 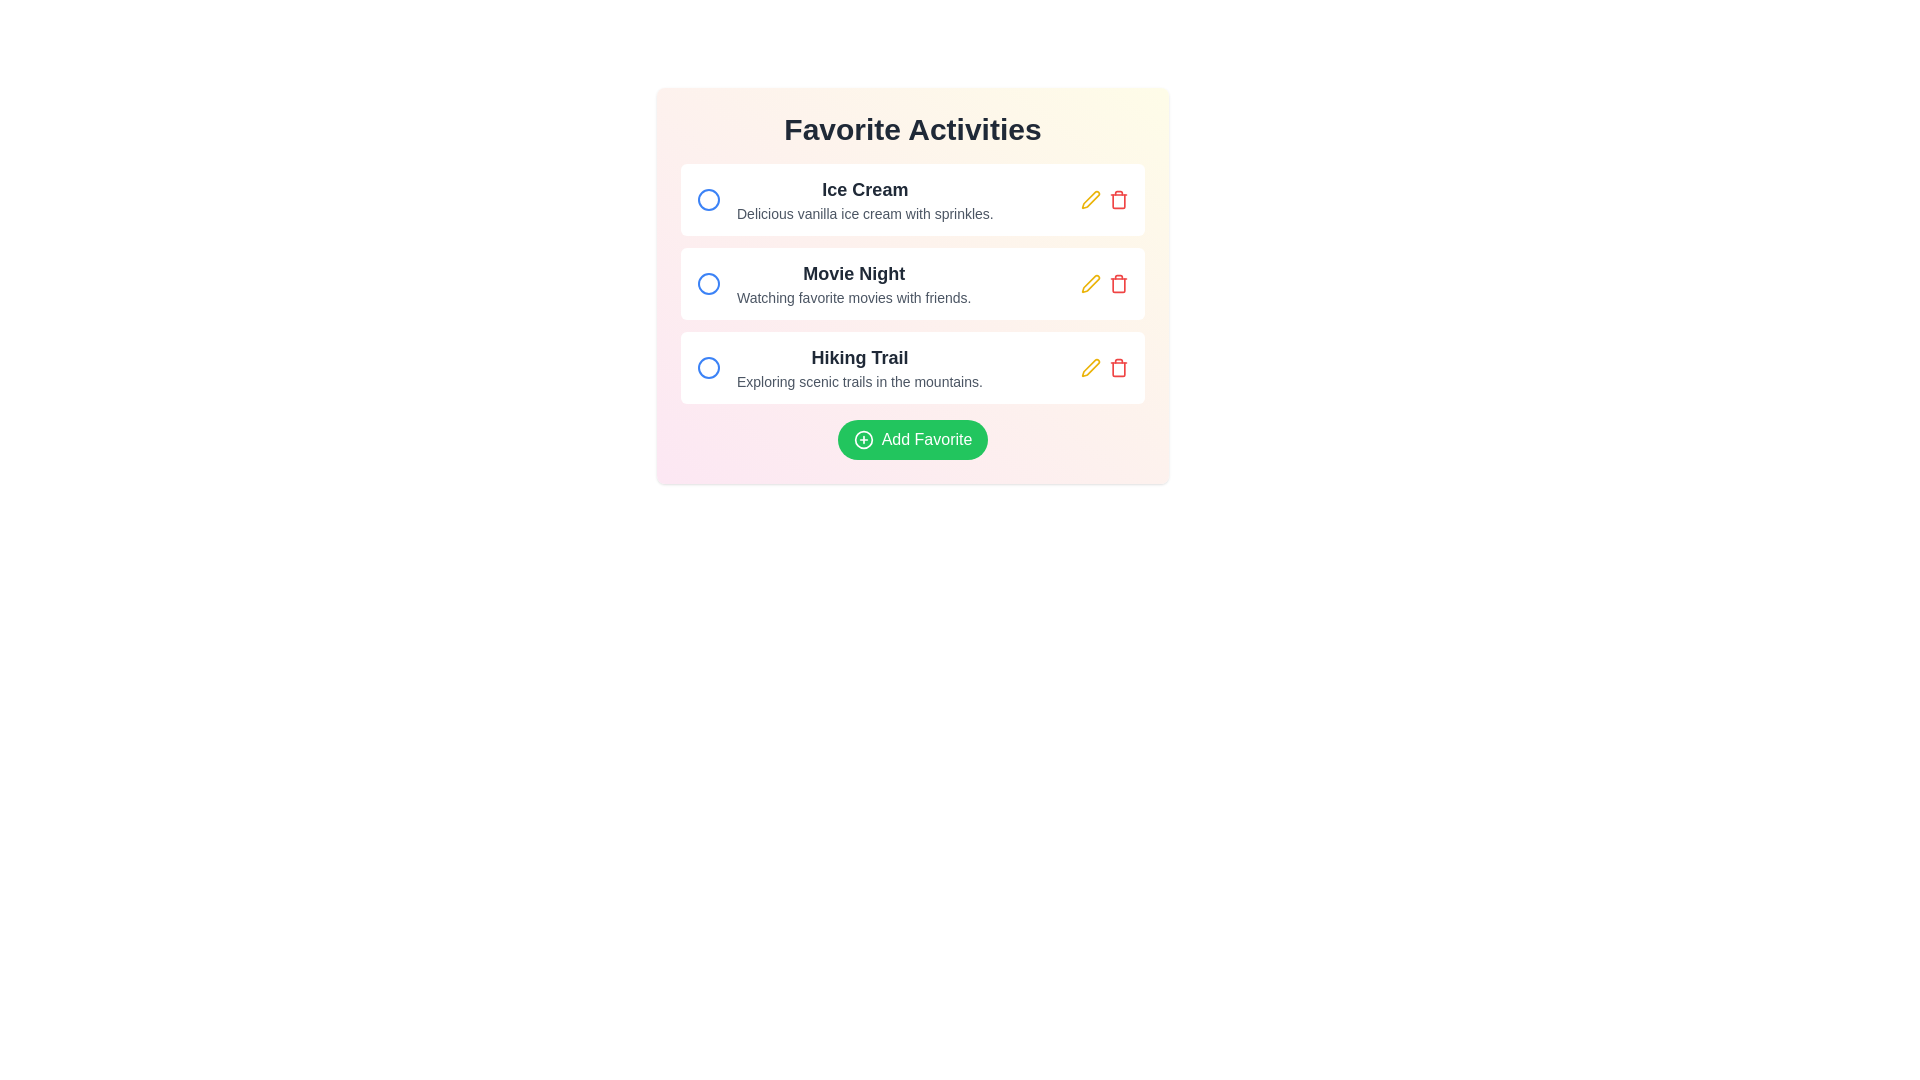 I want to click on information from the text content block that serves as the first item in the list of favorite activities, located beneath the header 'Favorite Activities', so click(x=865, y=200).